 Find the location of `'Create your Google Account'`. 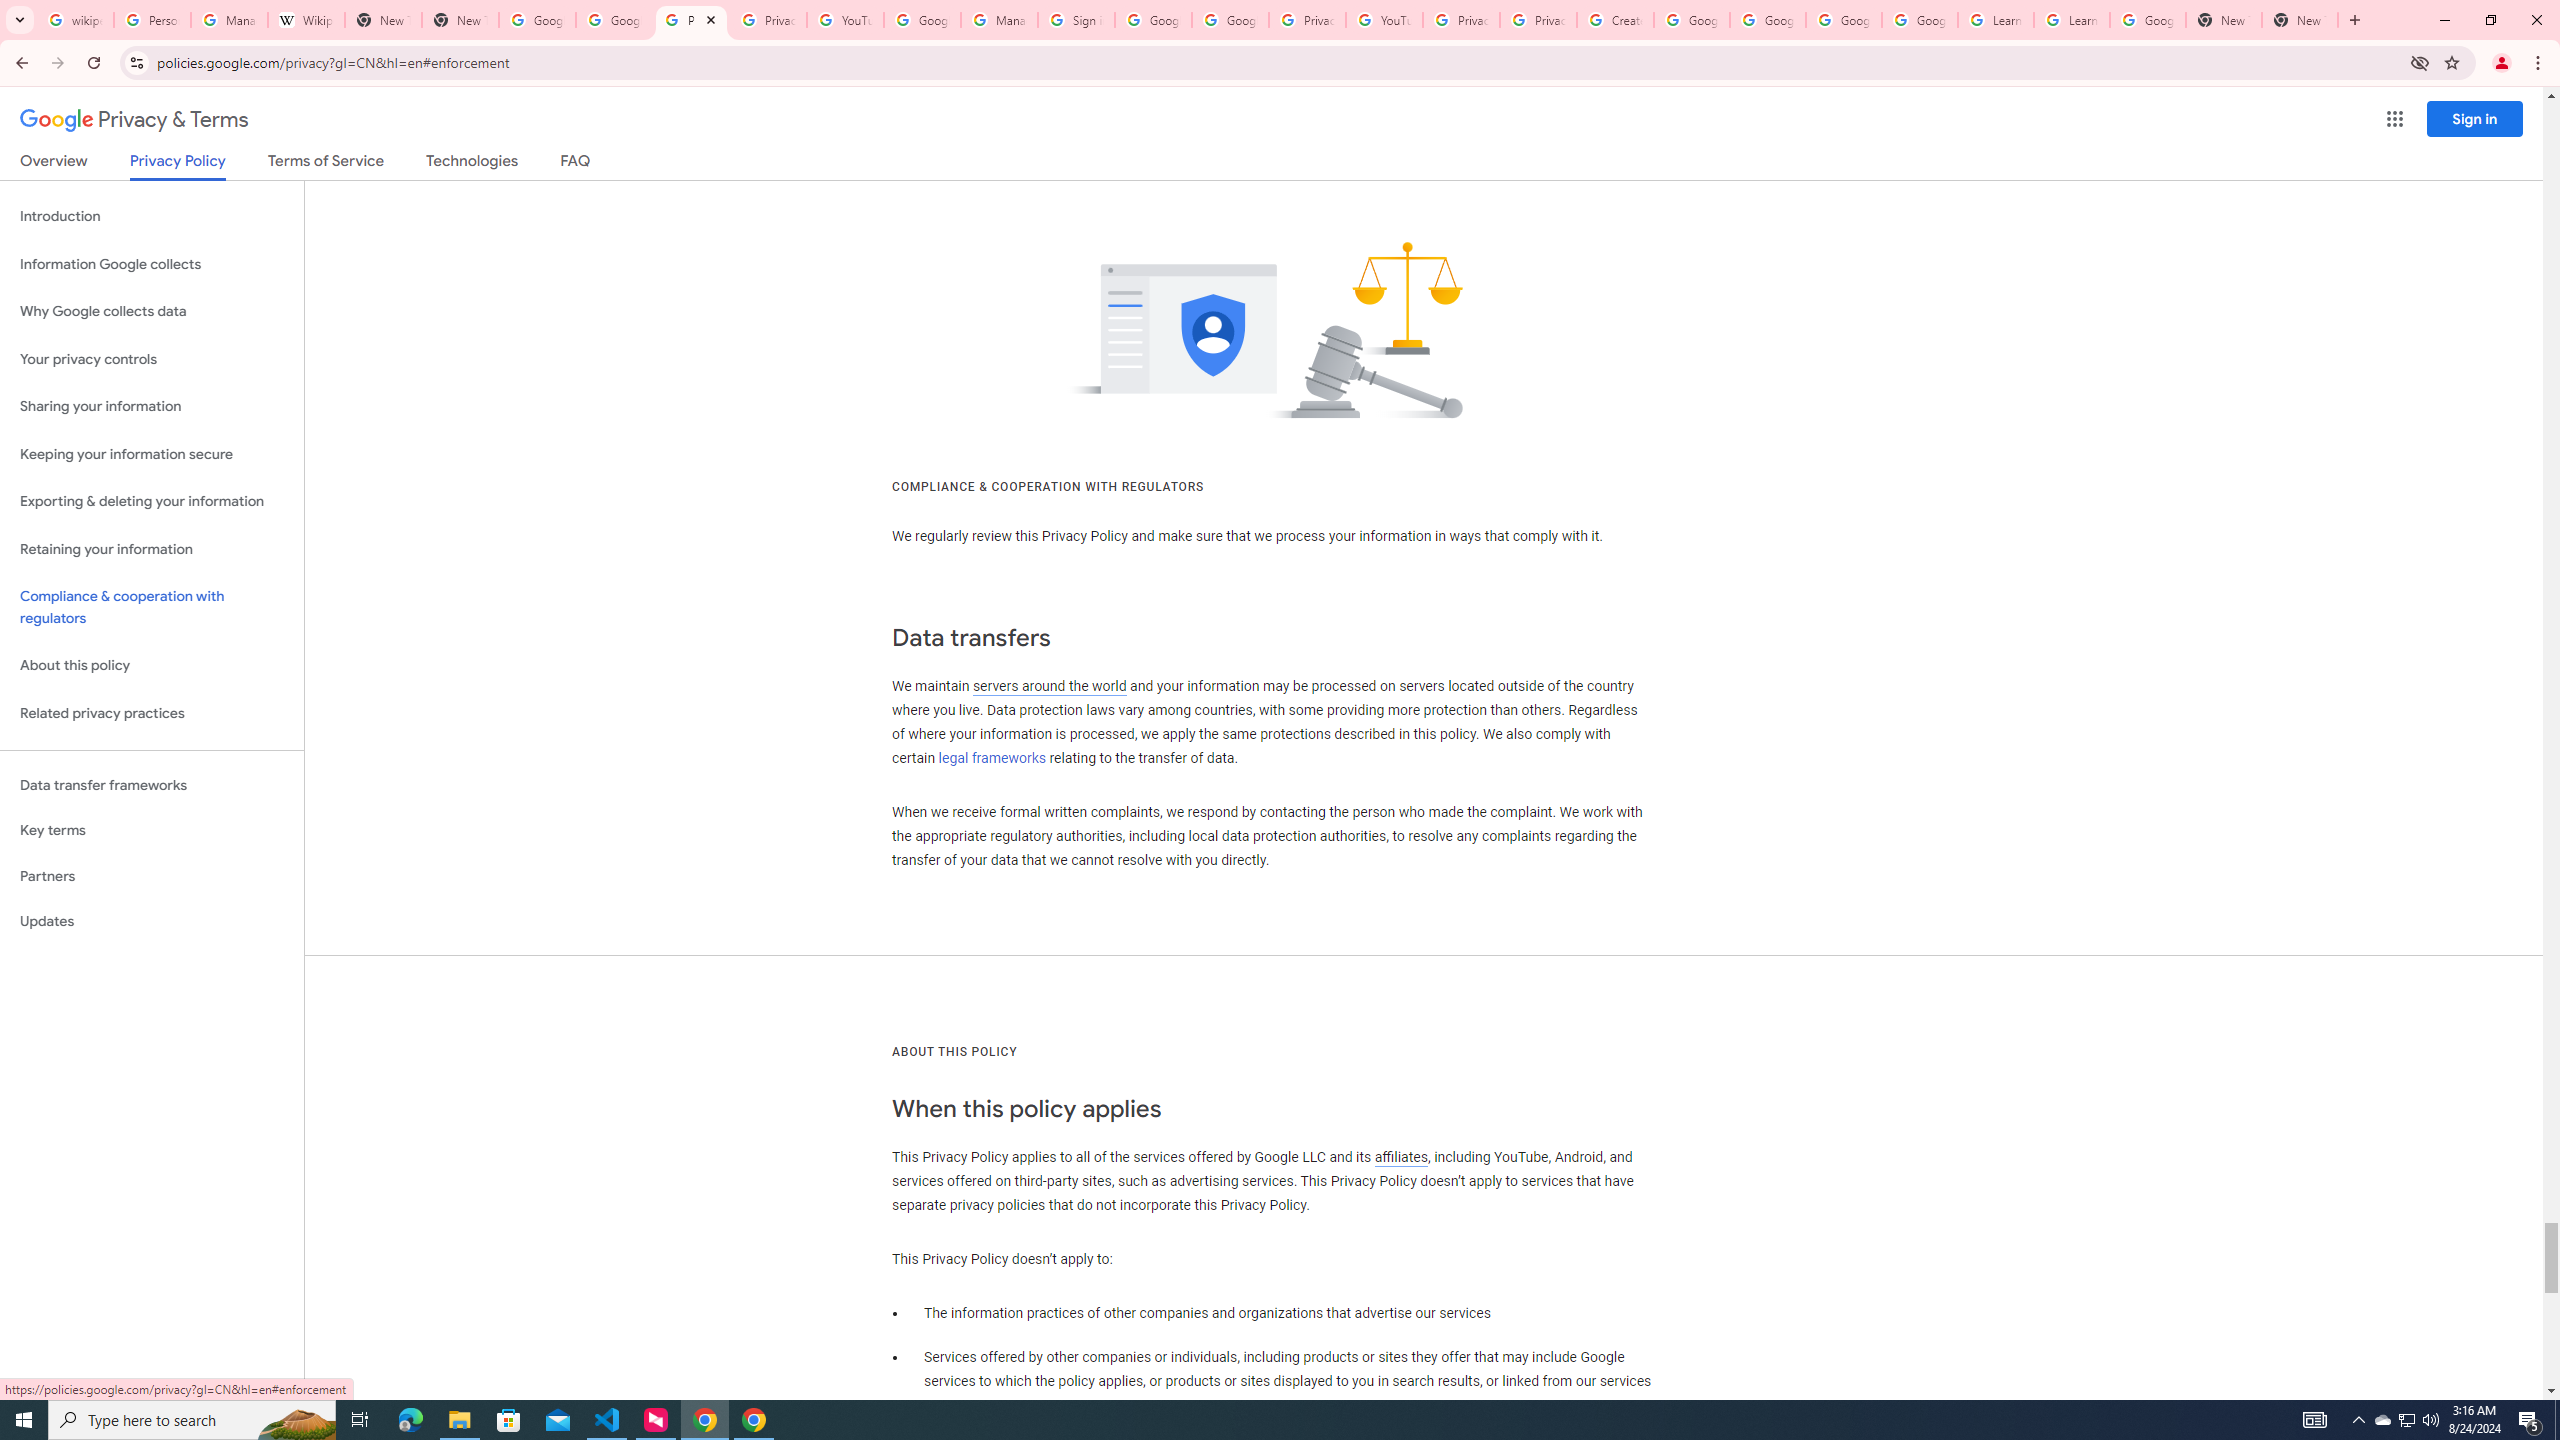

'Create your Google Account' is located at coordinates (1614, 19).